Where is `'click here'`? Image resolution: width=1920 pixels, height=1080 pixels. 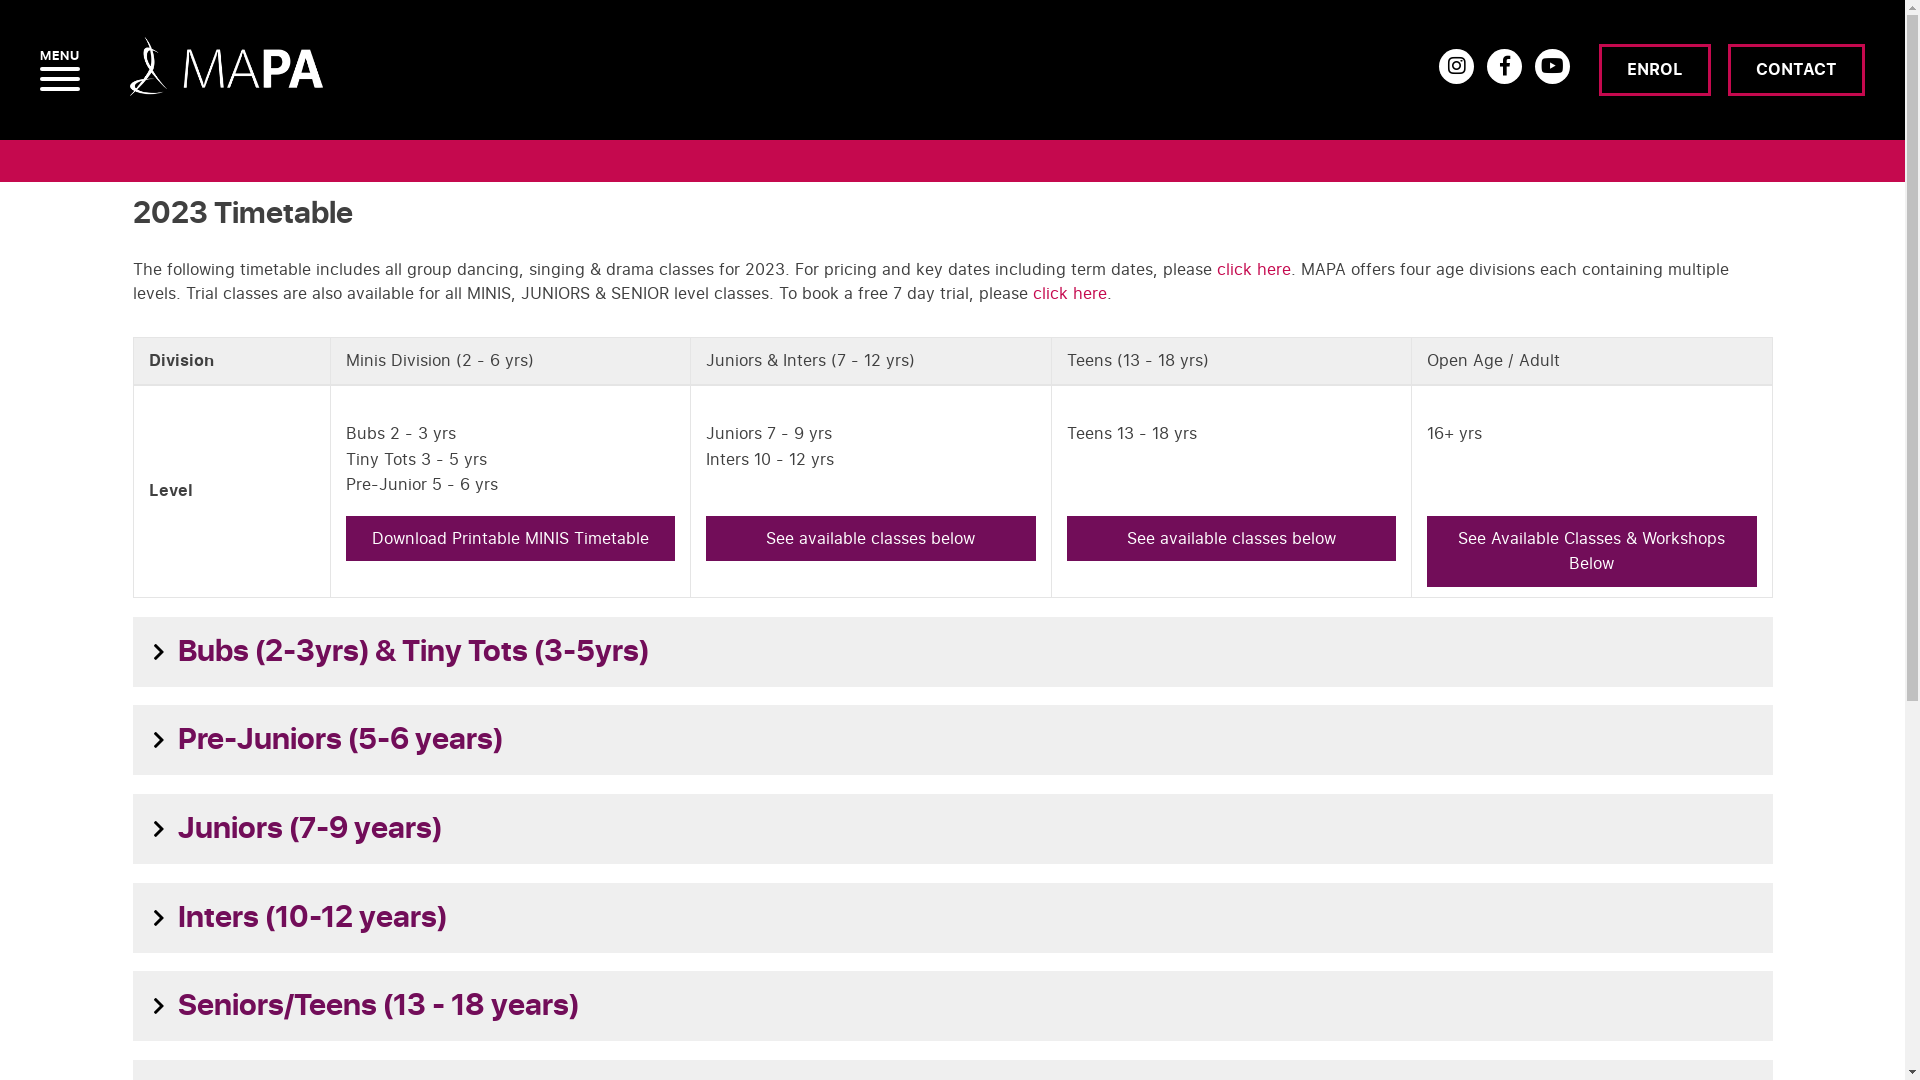
'click here' is located at coordinates (1251, 268).